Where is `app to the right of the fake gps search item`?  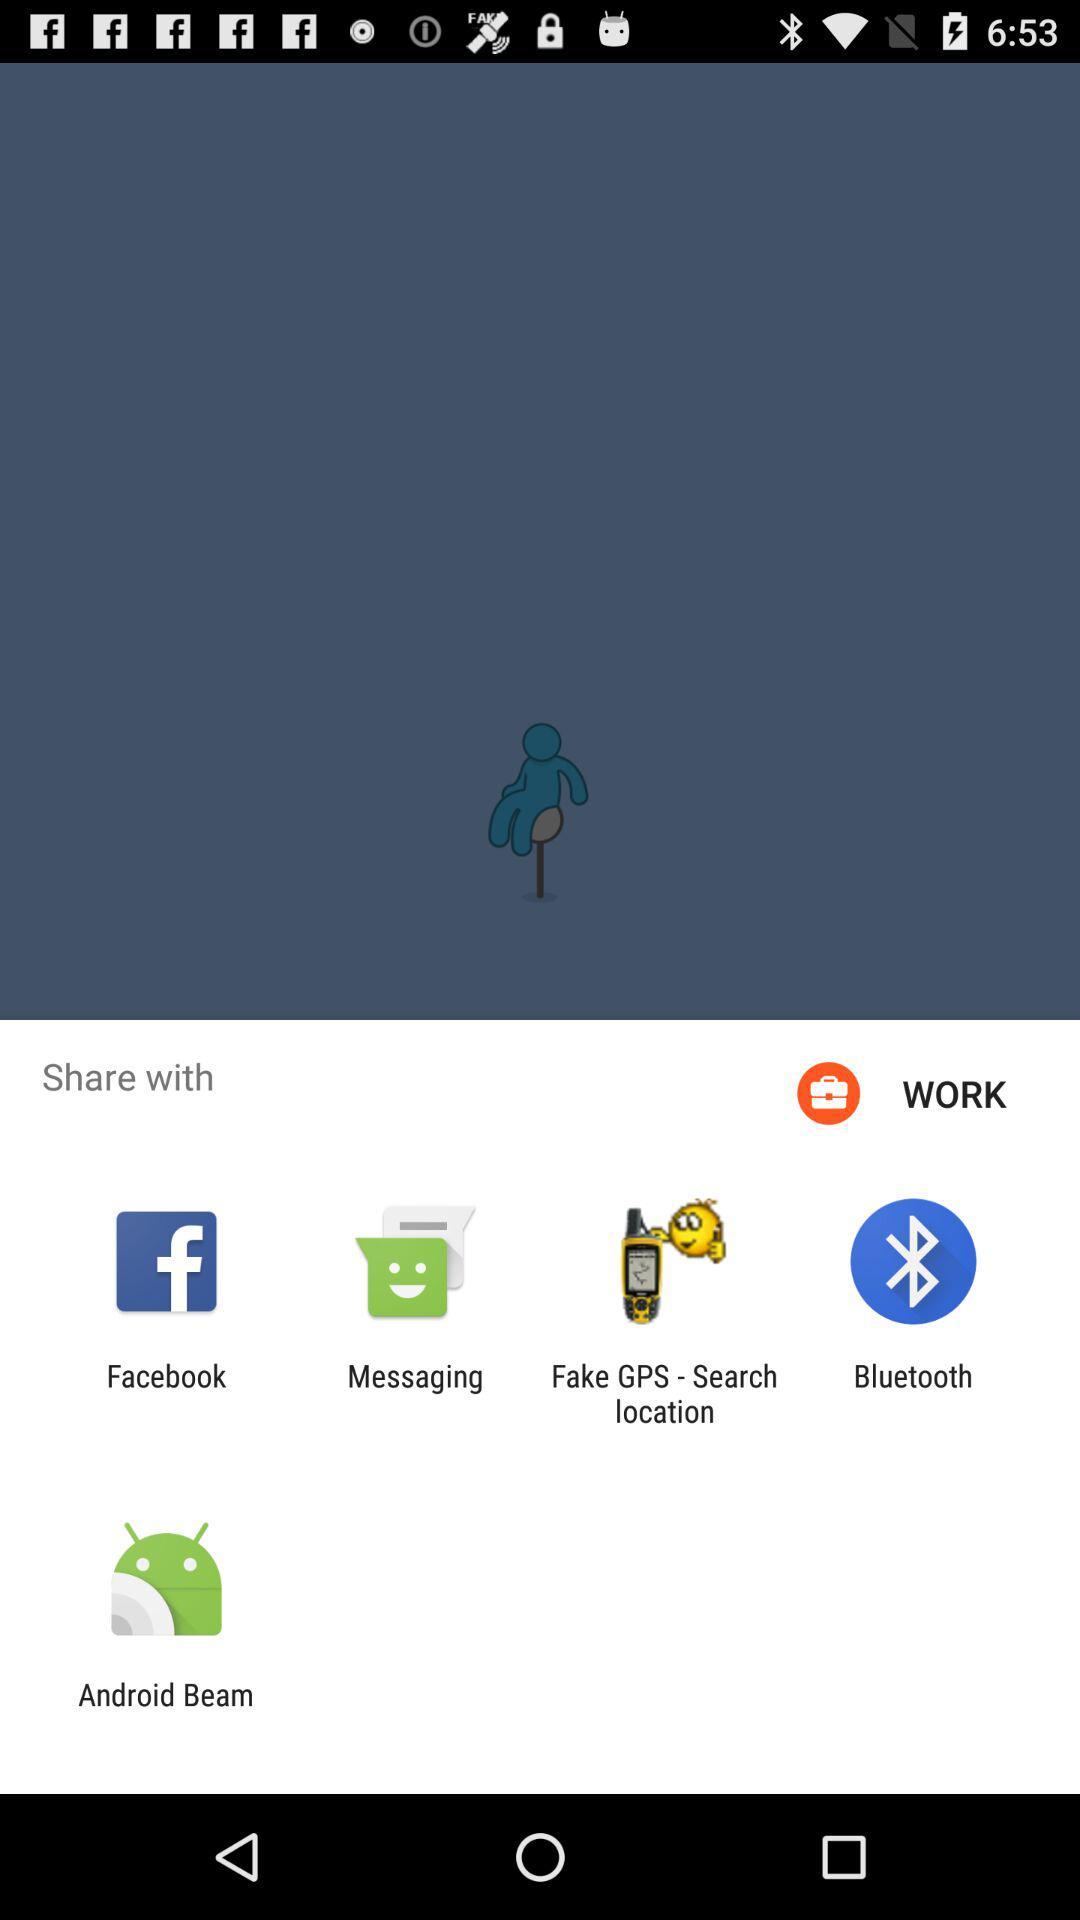
app to the right of the fake gps search item is located at coordinates (913, 1392).